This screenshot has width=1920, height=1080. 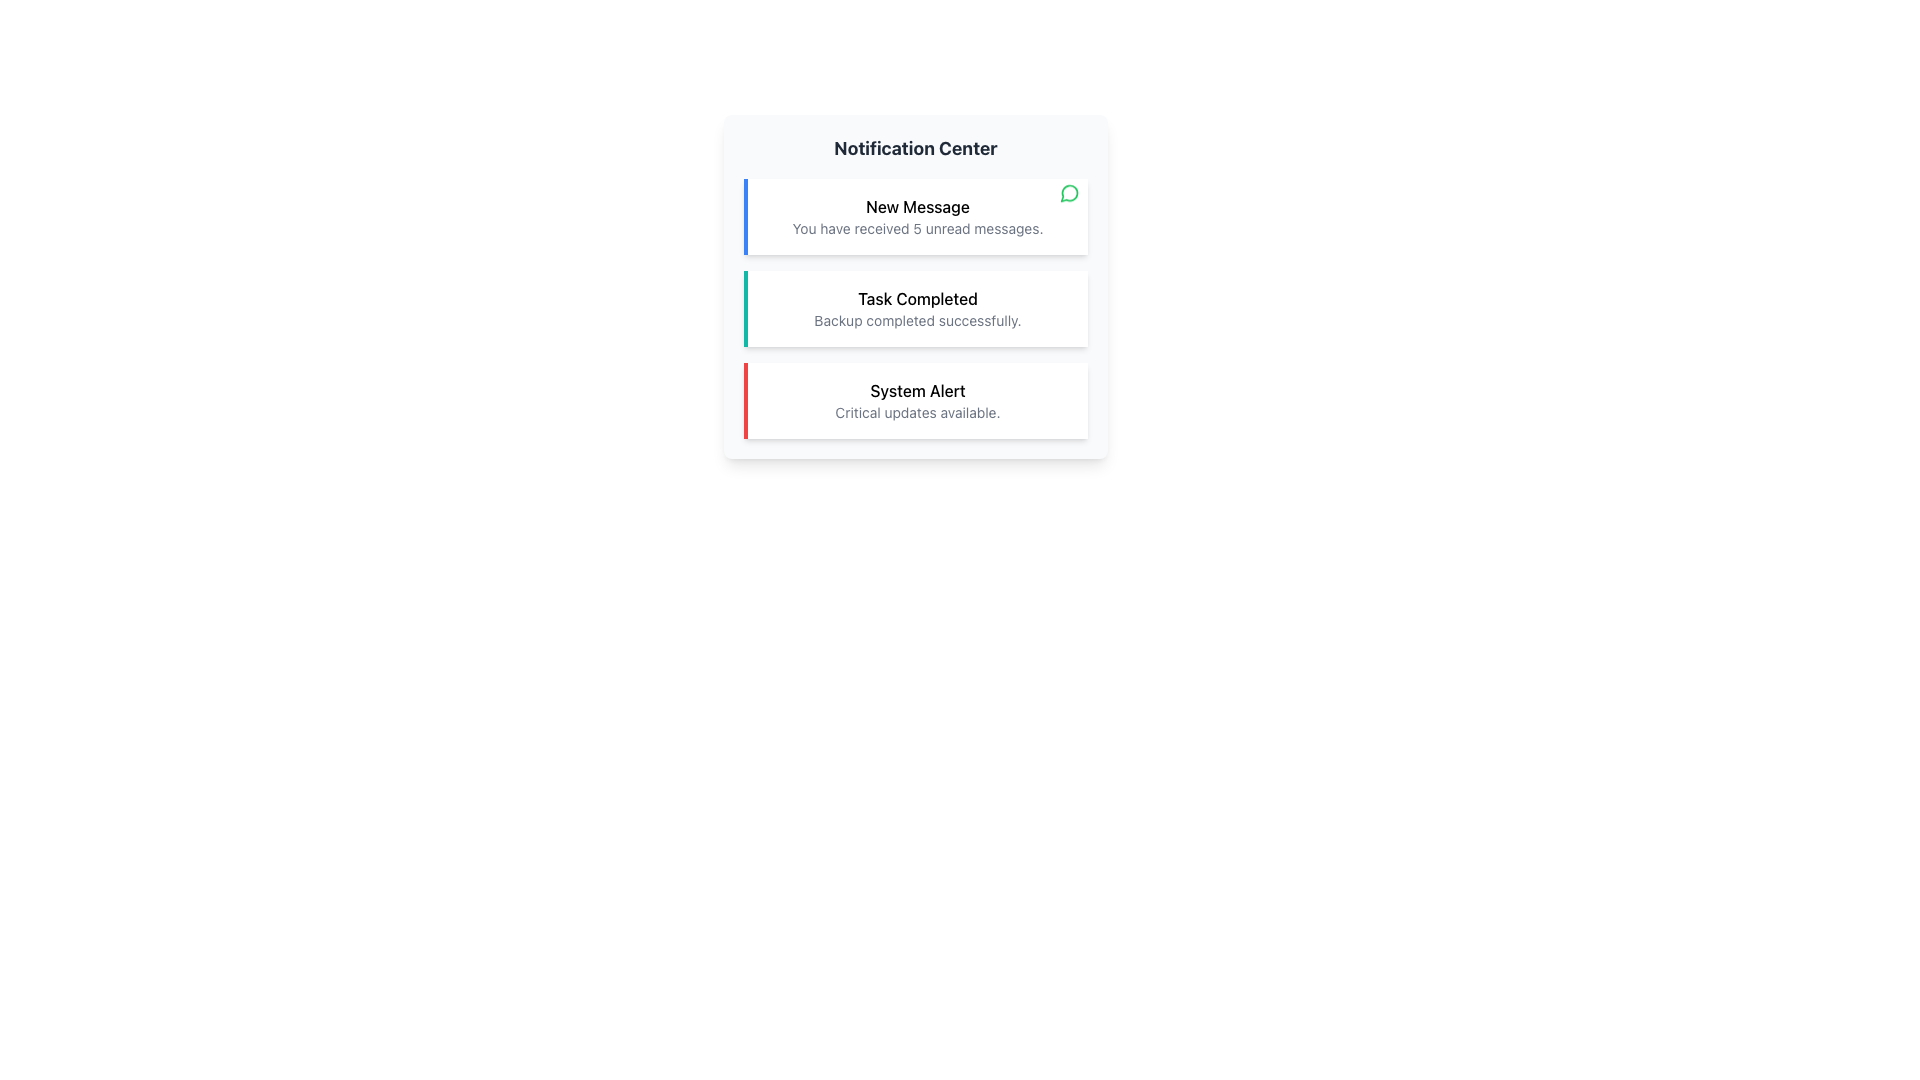 What do you see at coordinates (916, 299) in the screenshot?
I see `the content of the Text Label that serves as the title for the notification, located above the text 'Backup completed successfully' in the notification center interface` at bounding box center [916, 299].